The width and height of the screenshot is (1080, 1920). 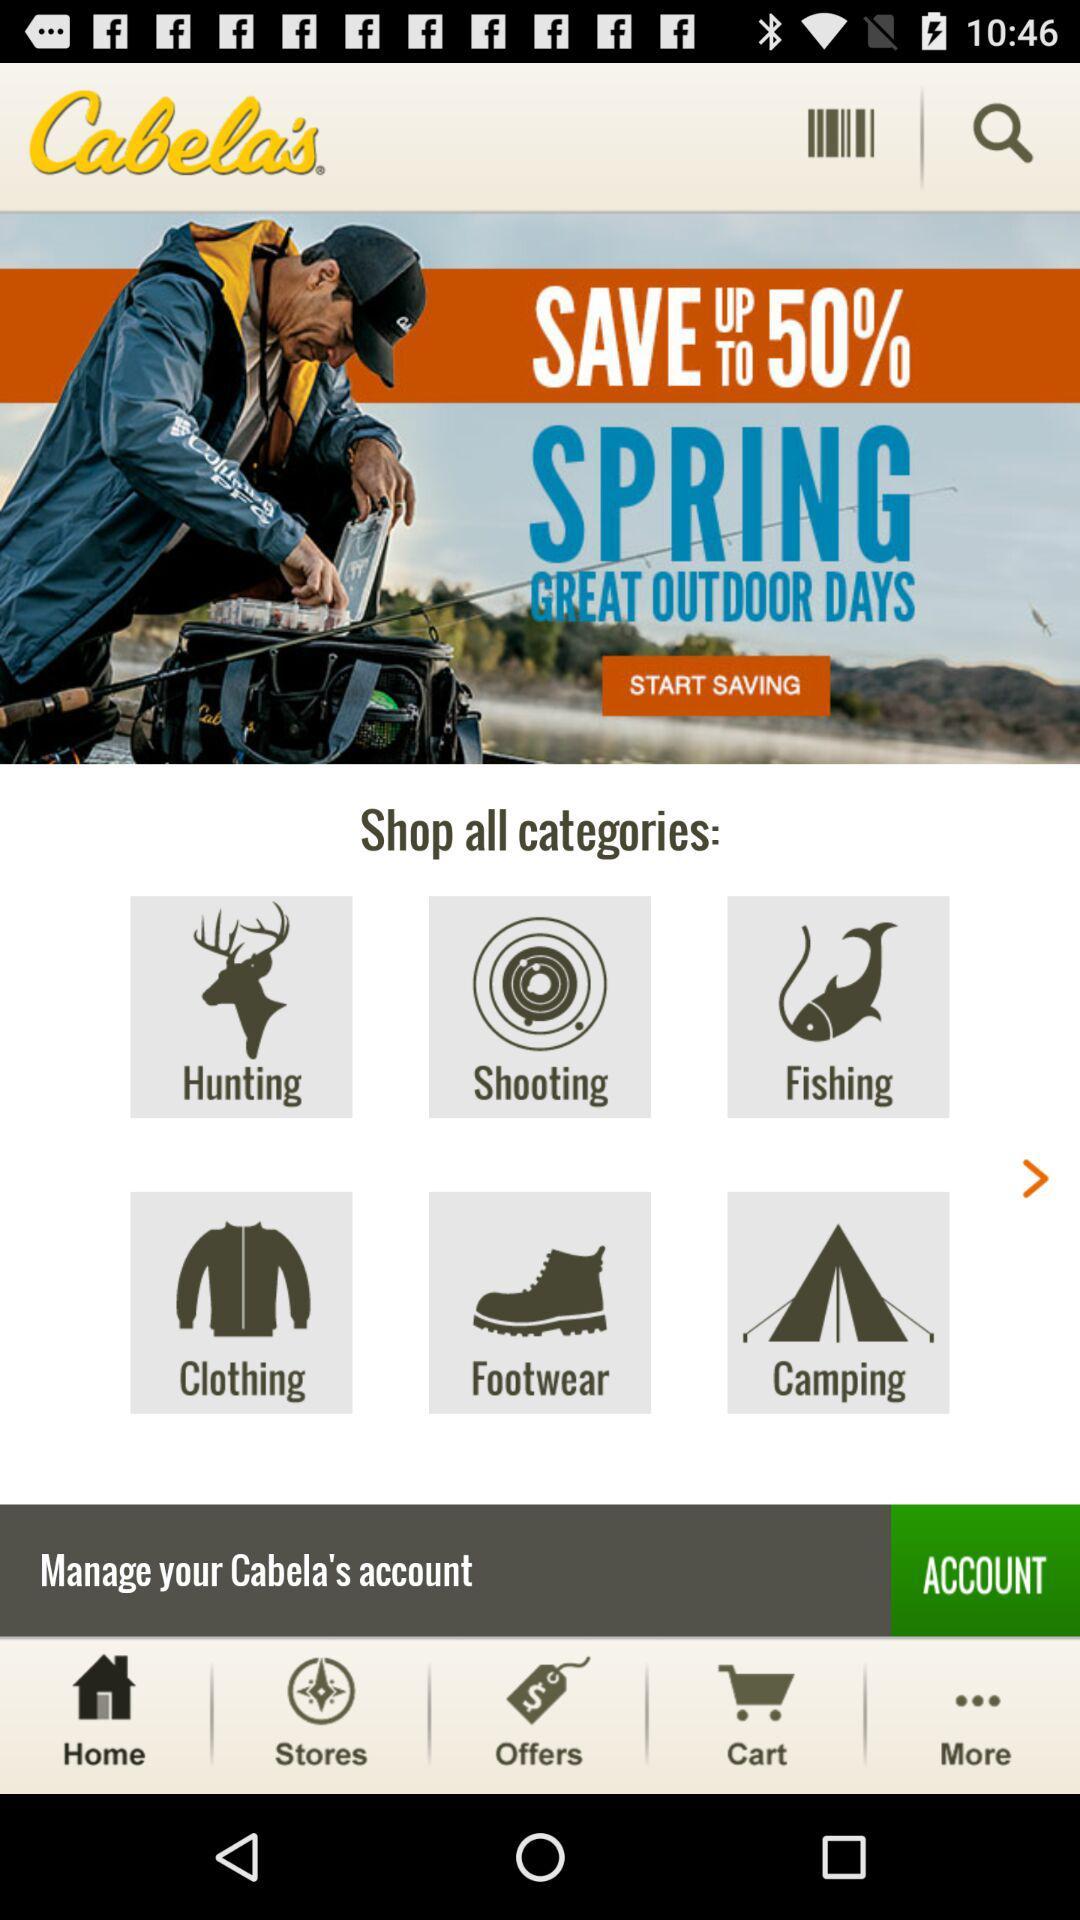 I want to click on the search icon, so click(x=1002, y=141).